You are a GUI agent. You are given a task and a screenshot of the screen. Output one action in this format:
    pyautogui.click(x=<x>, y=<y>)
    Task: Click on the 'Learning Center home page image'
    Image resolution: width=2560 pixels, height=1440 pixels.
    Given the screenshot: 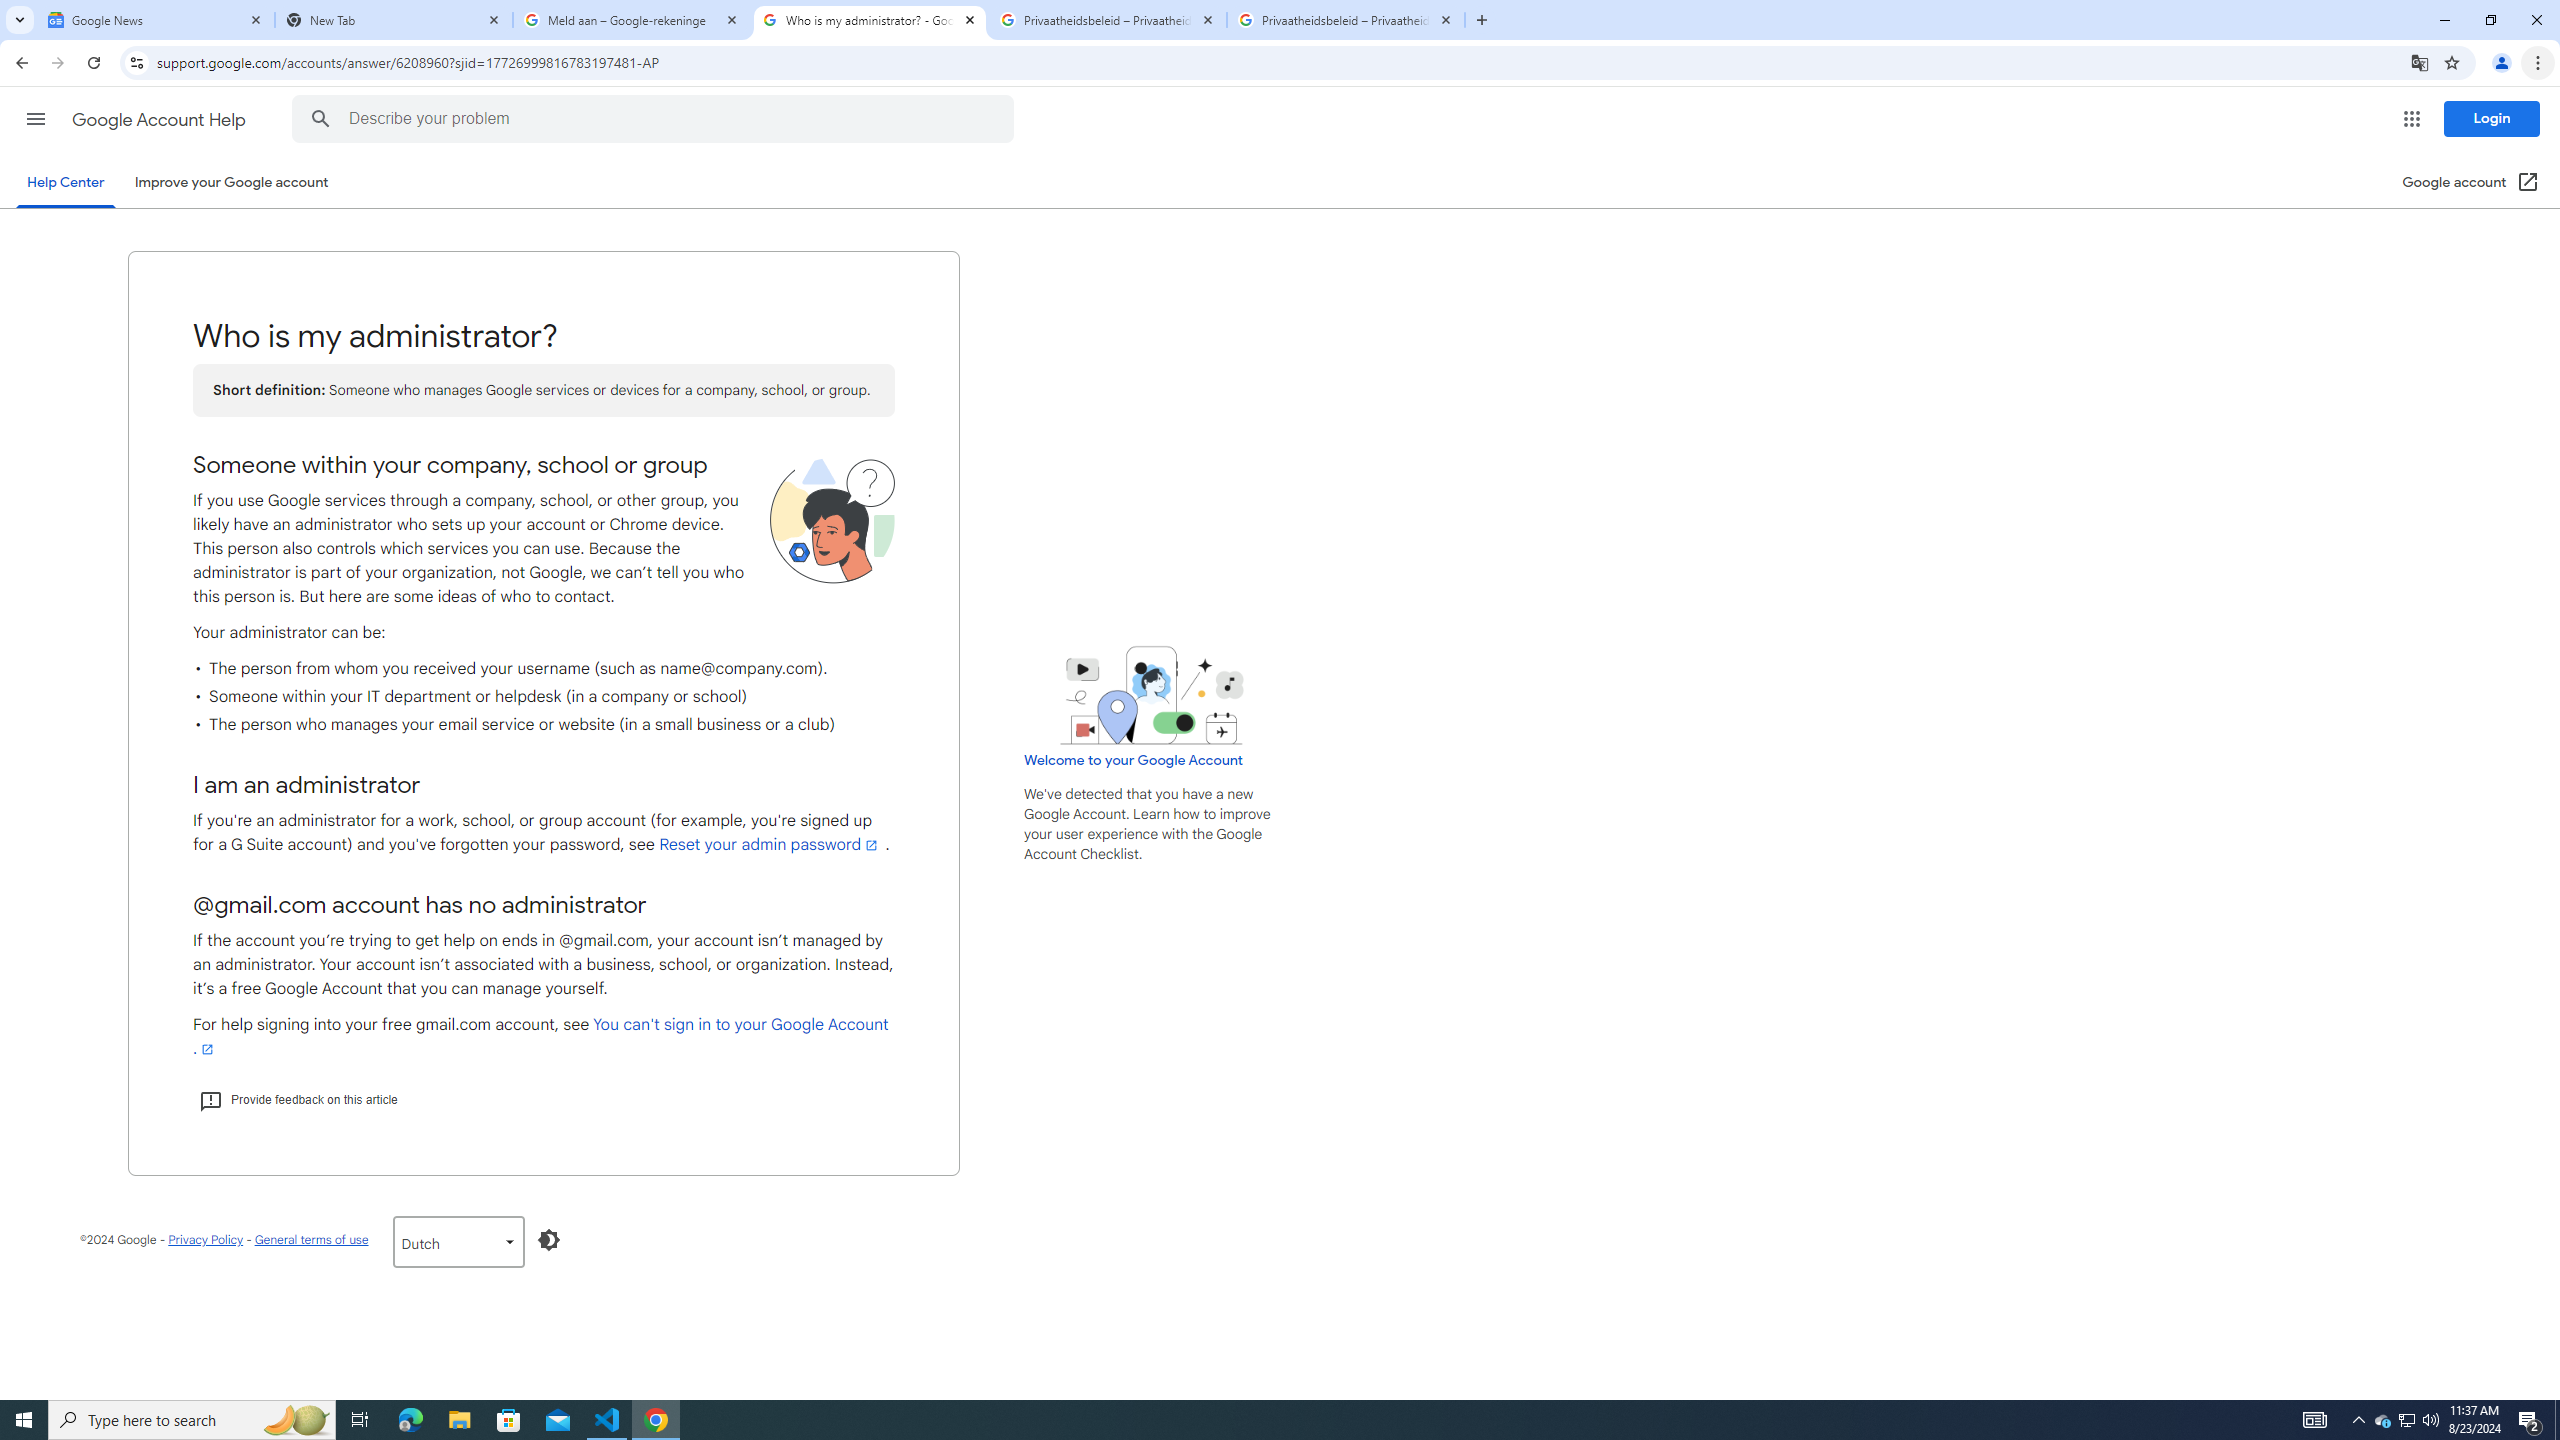 What is the action you would take?
    pyautogui.click(x=1151, y=694)
    